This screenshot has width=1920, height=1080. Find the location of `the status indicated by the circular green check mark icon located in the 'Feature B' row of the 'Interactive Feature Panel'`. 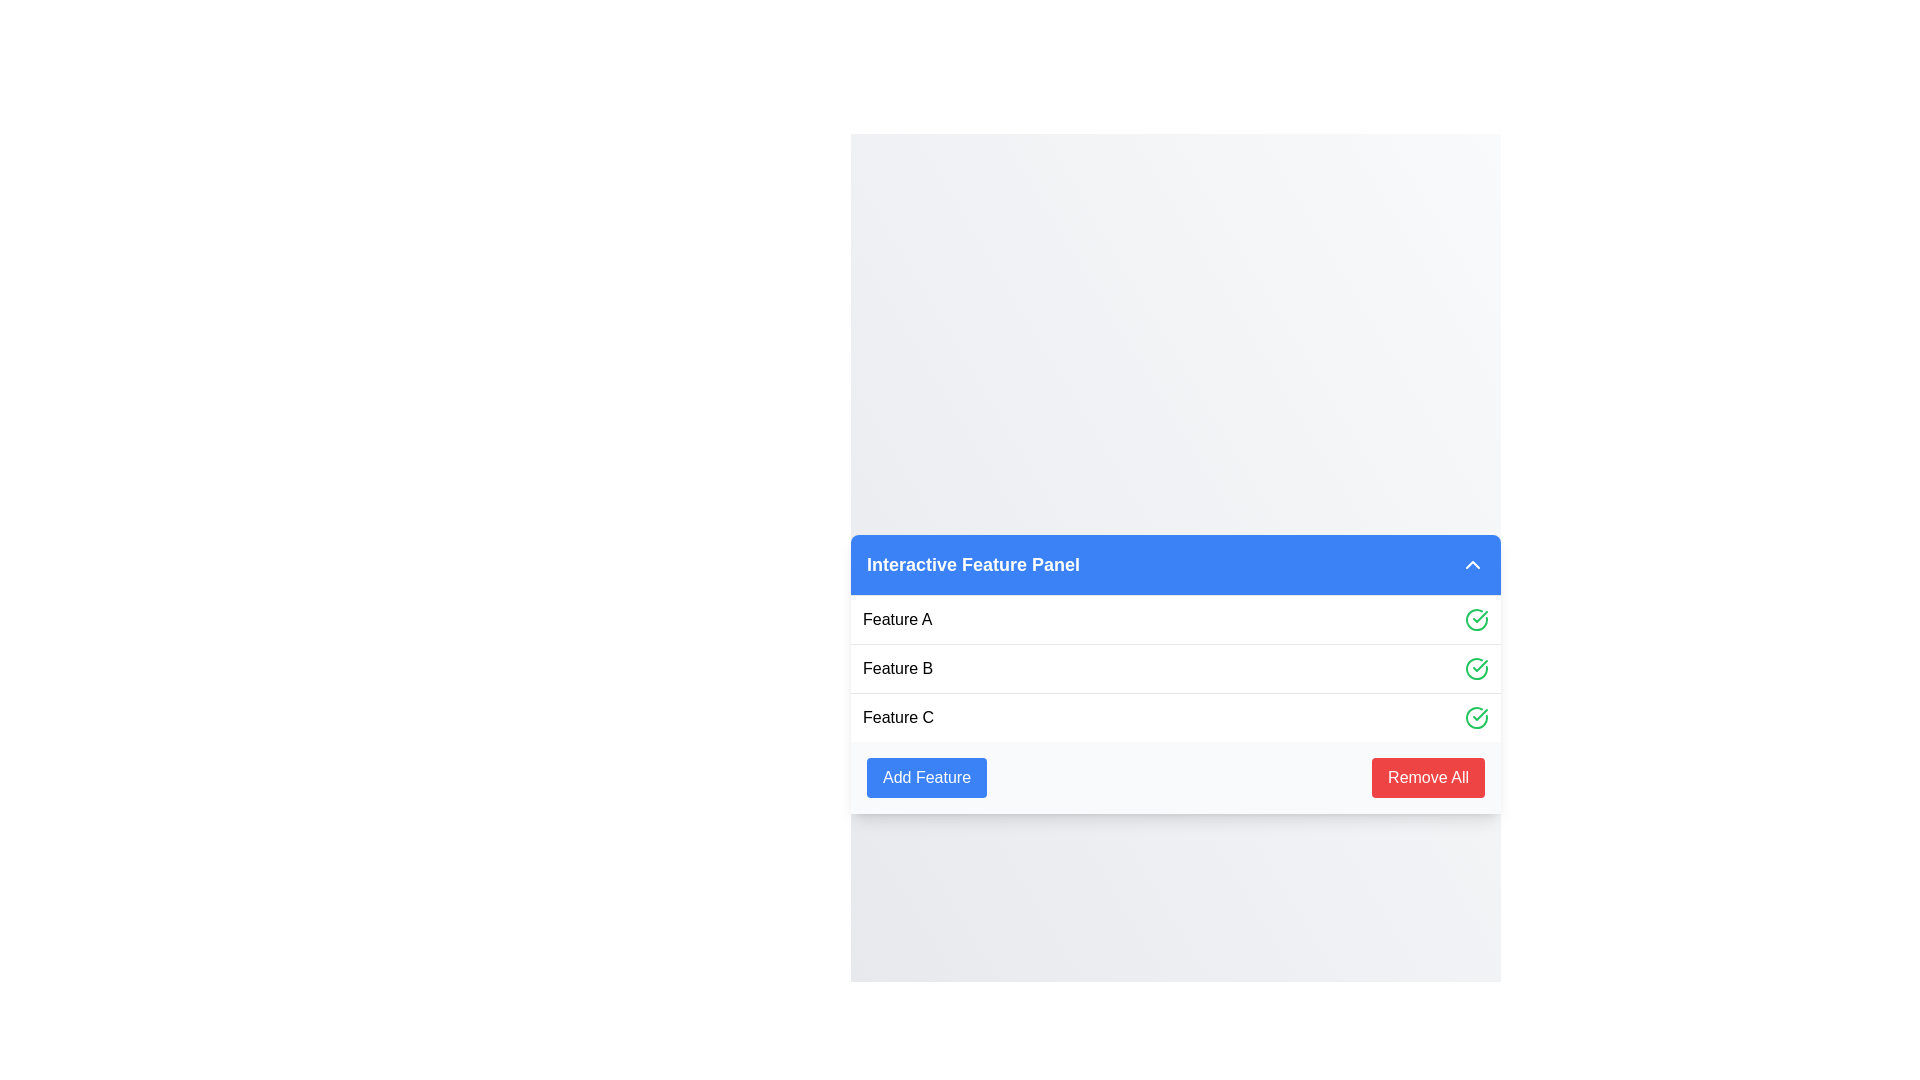

the status indicated by the circular green check mark icon located in the 'Feature B' row of the 'Interactive Feature Panel' is located at coordinates (1480, 713).